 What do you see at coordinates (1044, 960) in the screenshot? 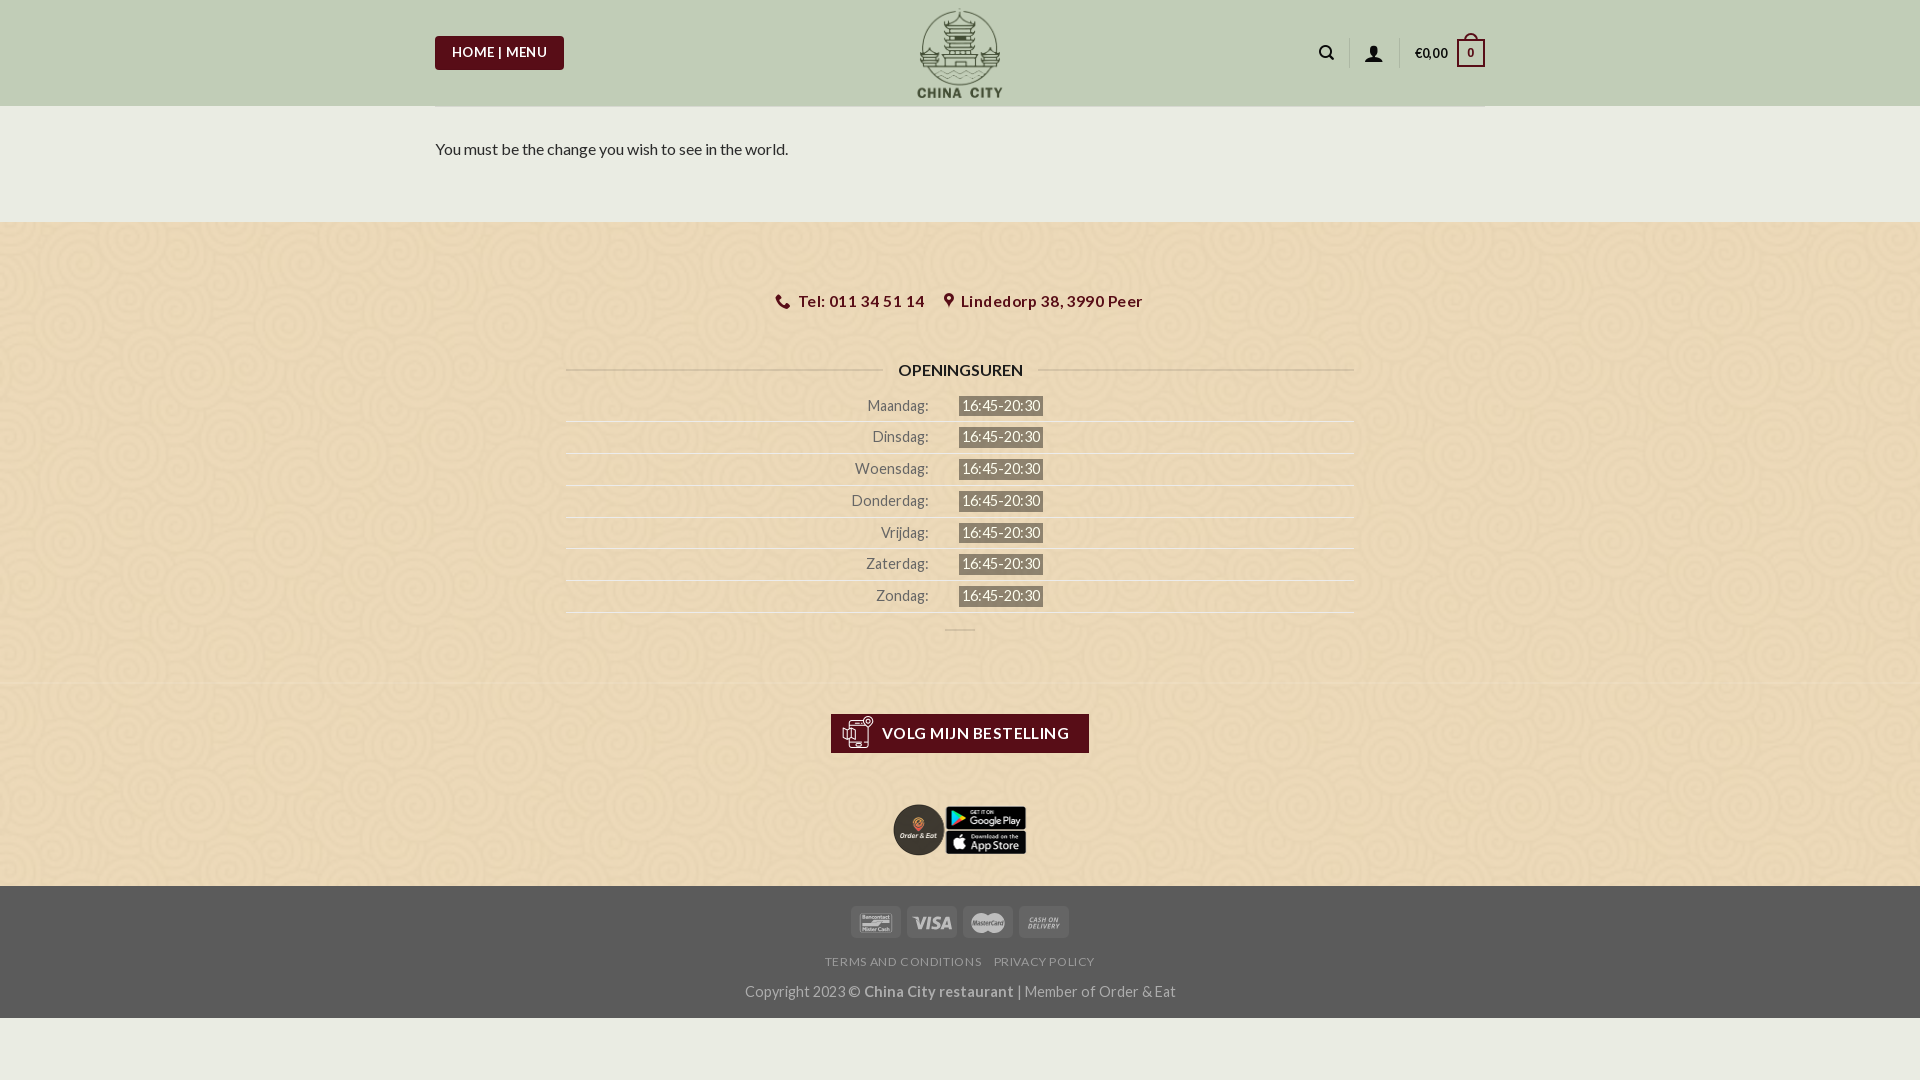
I see `'PRIVACY POLICY'` at bounding box center [1044, 960].